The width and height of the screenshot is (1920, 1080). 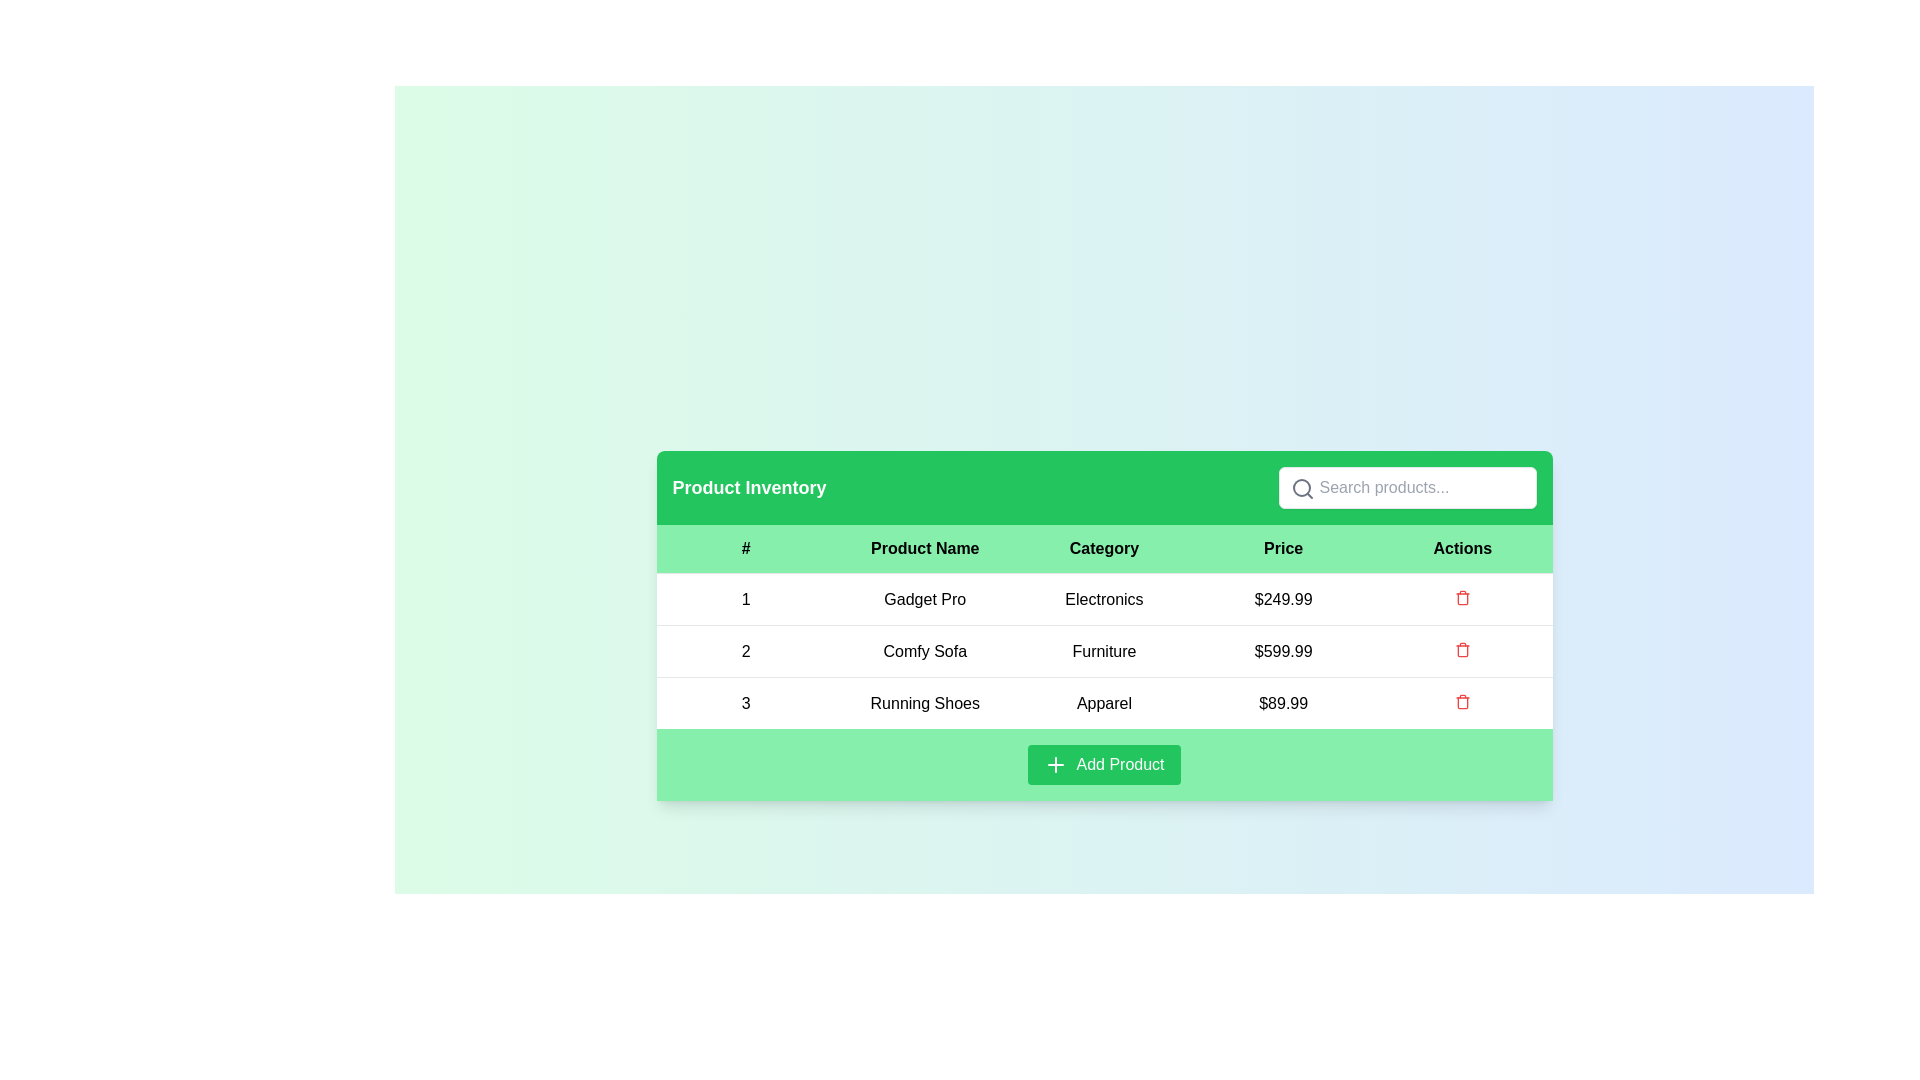 What do you see at coordinates (1283, 651) in the screenshot?
I see `the static text display field that shows the price of the 'Comfy Sofa' in the second row of the table in the 'Price' column` at bounding box center [1283, 651].